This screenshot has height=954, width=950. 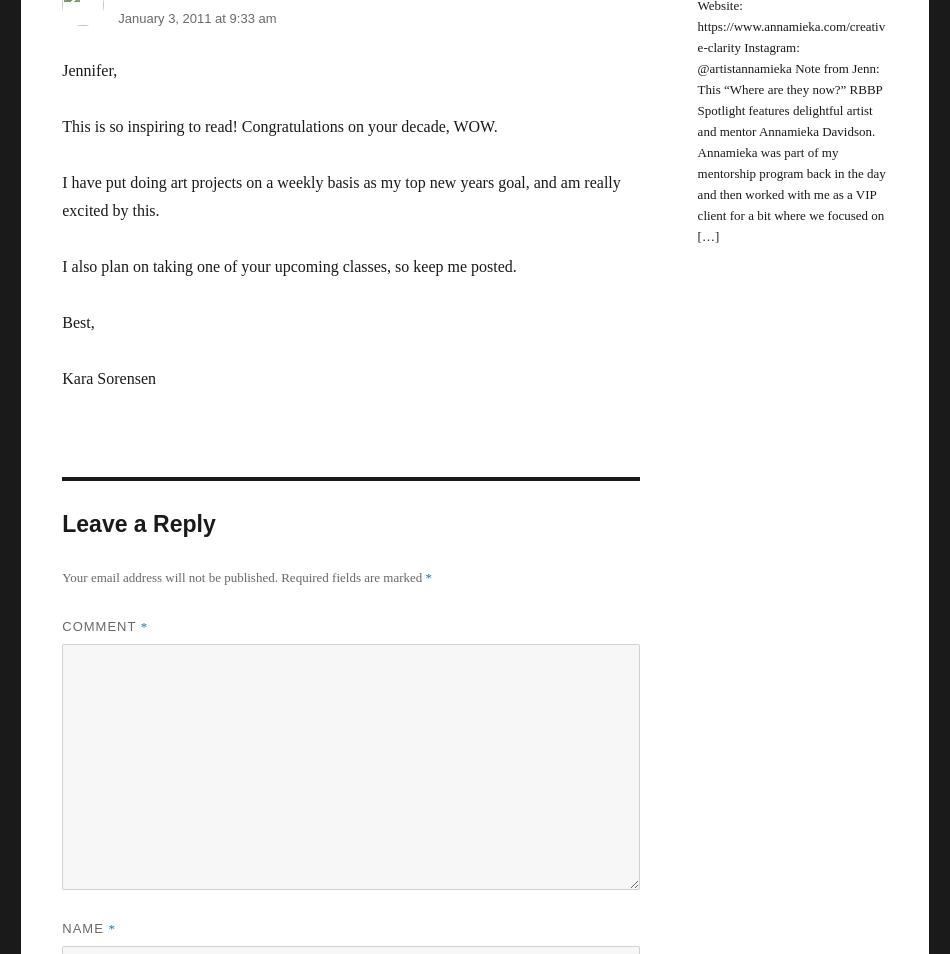 I want to click on 'Jennifer,', so click(x=89, y=69).